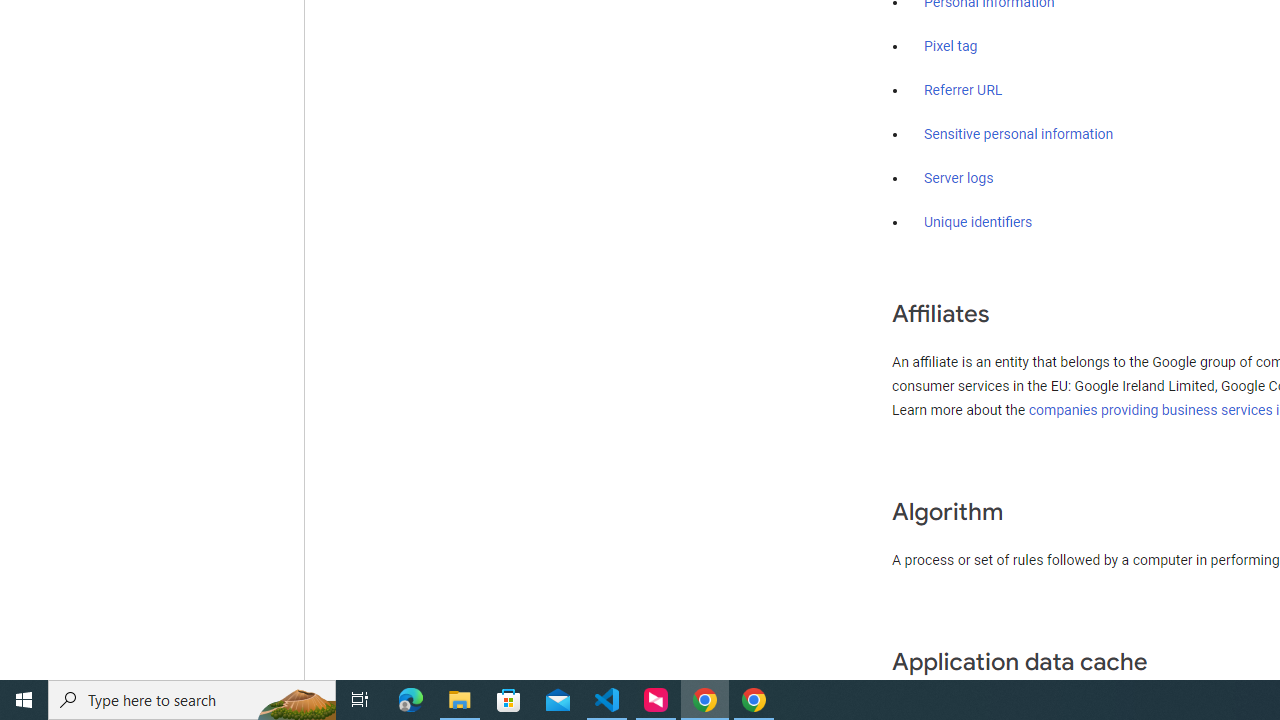 This screenshot has height=720, width=1280. What do you see at coordinates (978, 222) in the screenshot?
I see `'Unique identifiers'` at bounding box center [978, 222].